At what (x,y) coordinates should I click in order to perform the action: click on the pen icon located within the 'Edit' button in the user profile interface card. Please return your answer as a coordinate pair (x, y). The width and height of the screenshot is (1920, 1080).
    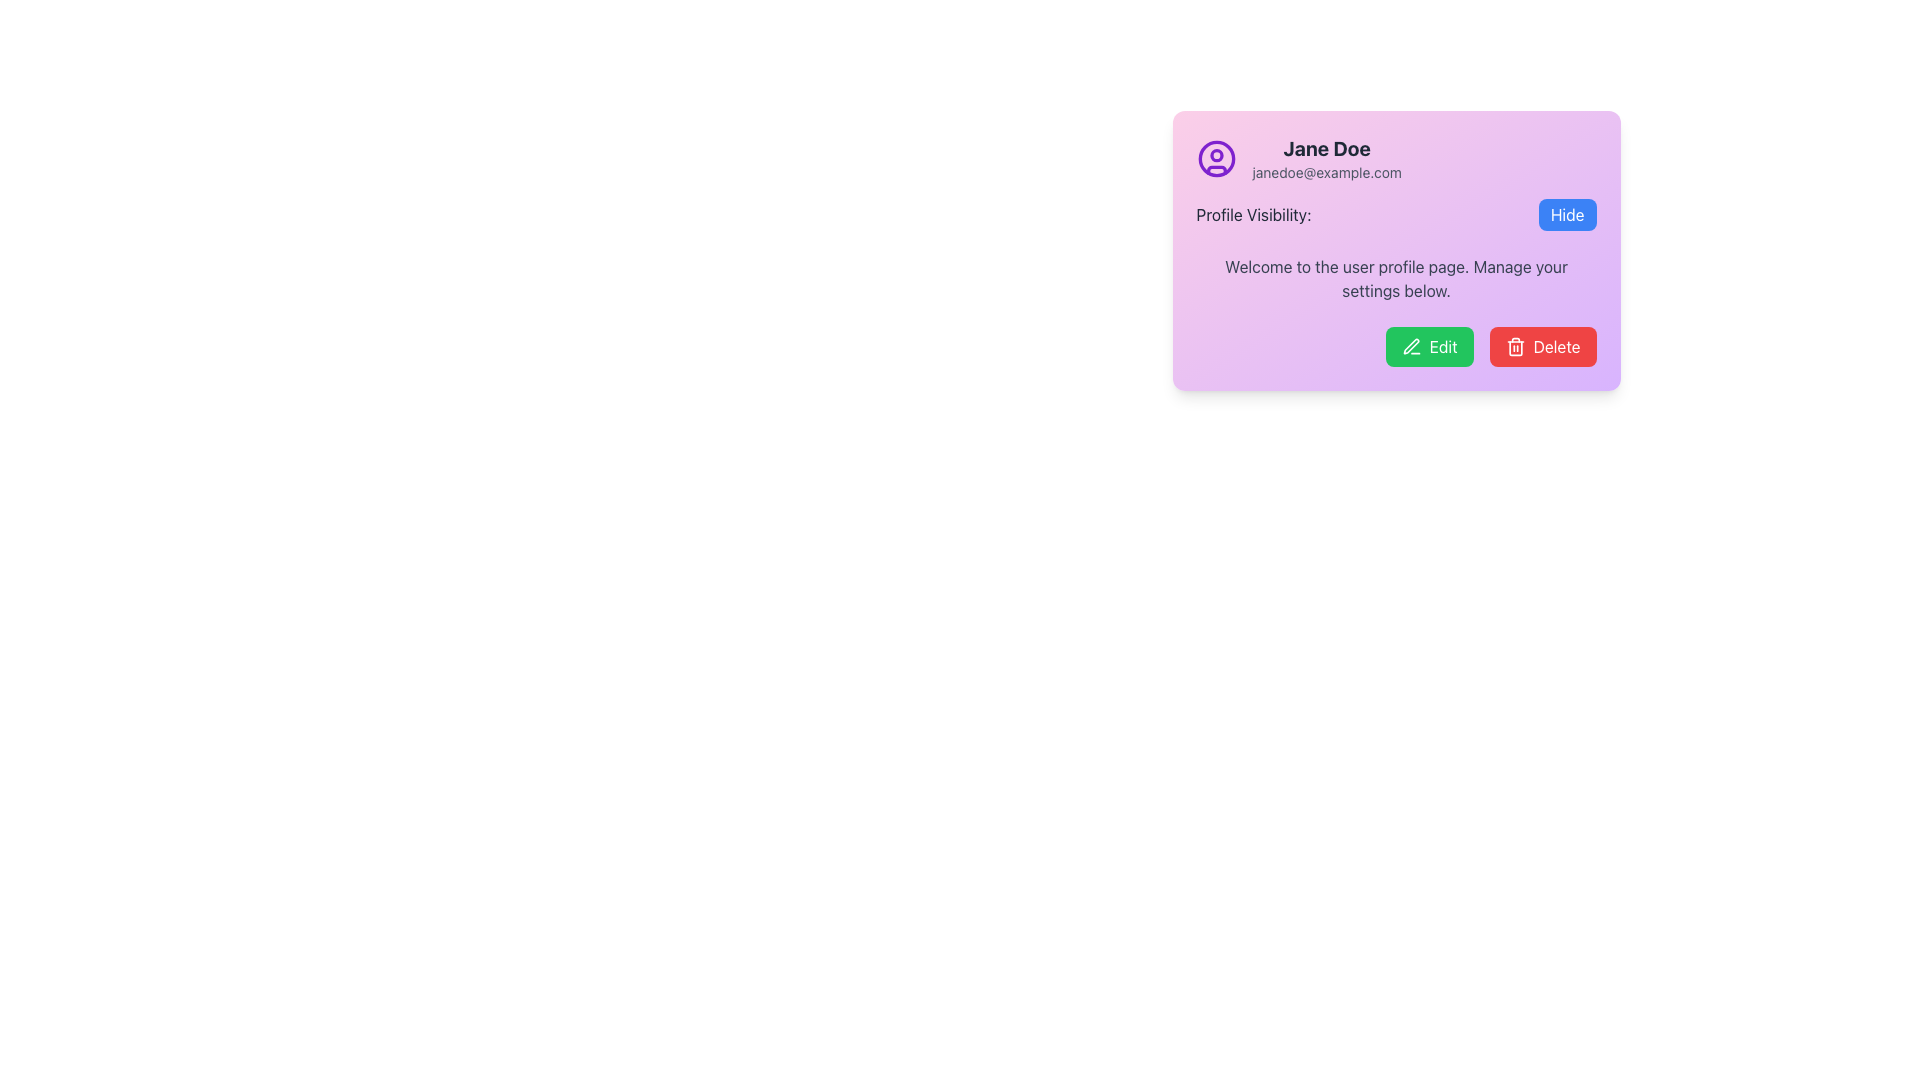
    Looking at the image, I should click on (1410, 345).